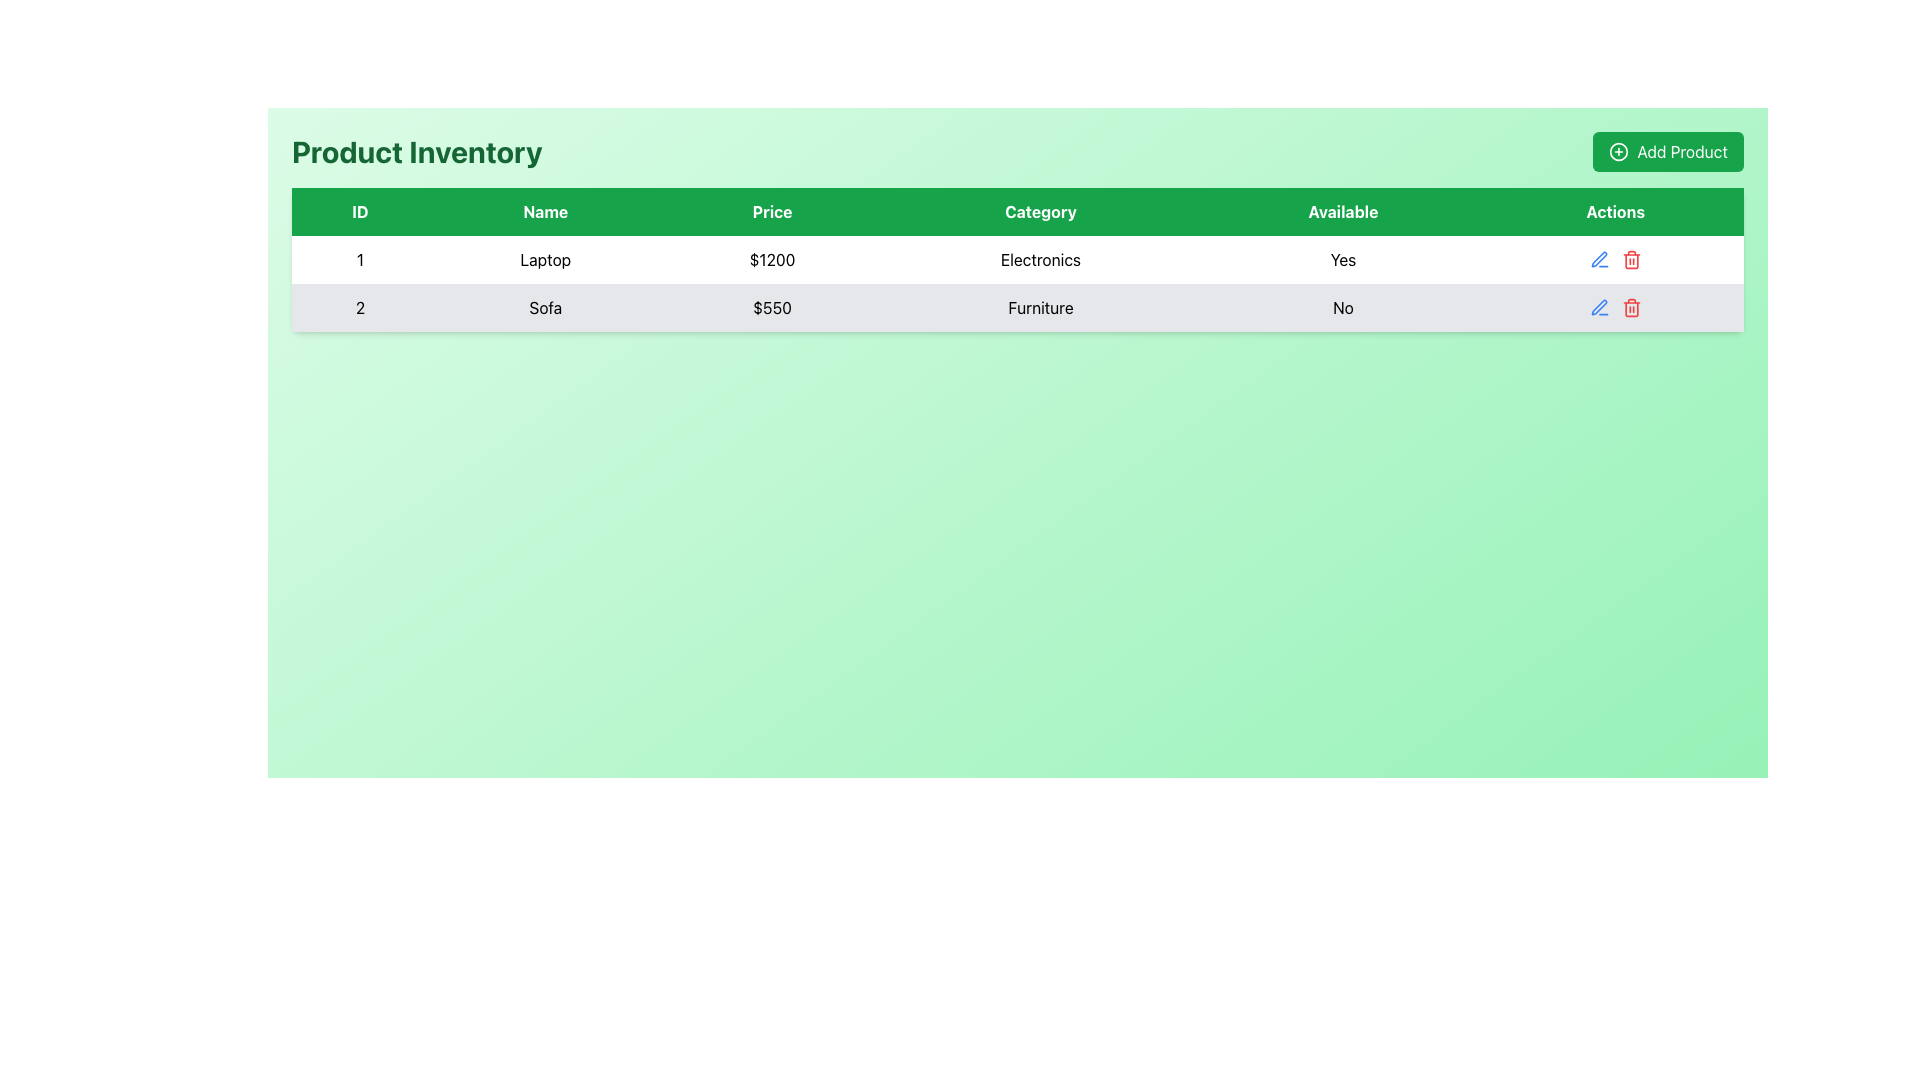 This screenshot has width=1920, height=1080. I want to click on the edit icon located in the 'Actions' column of the second row in the 'Product Inventory' table, next to the 'Sofa' entry, so click(1598, 307).